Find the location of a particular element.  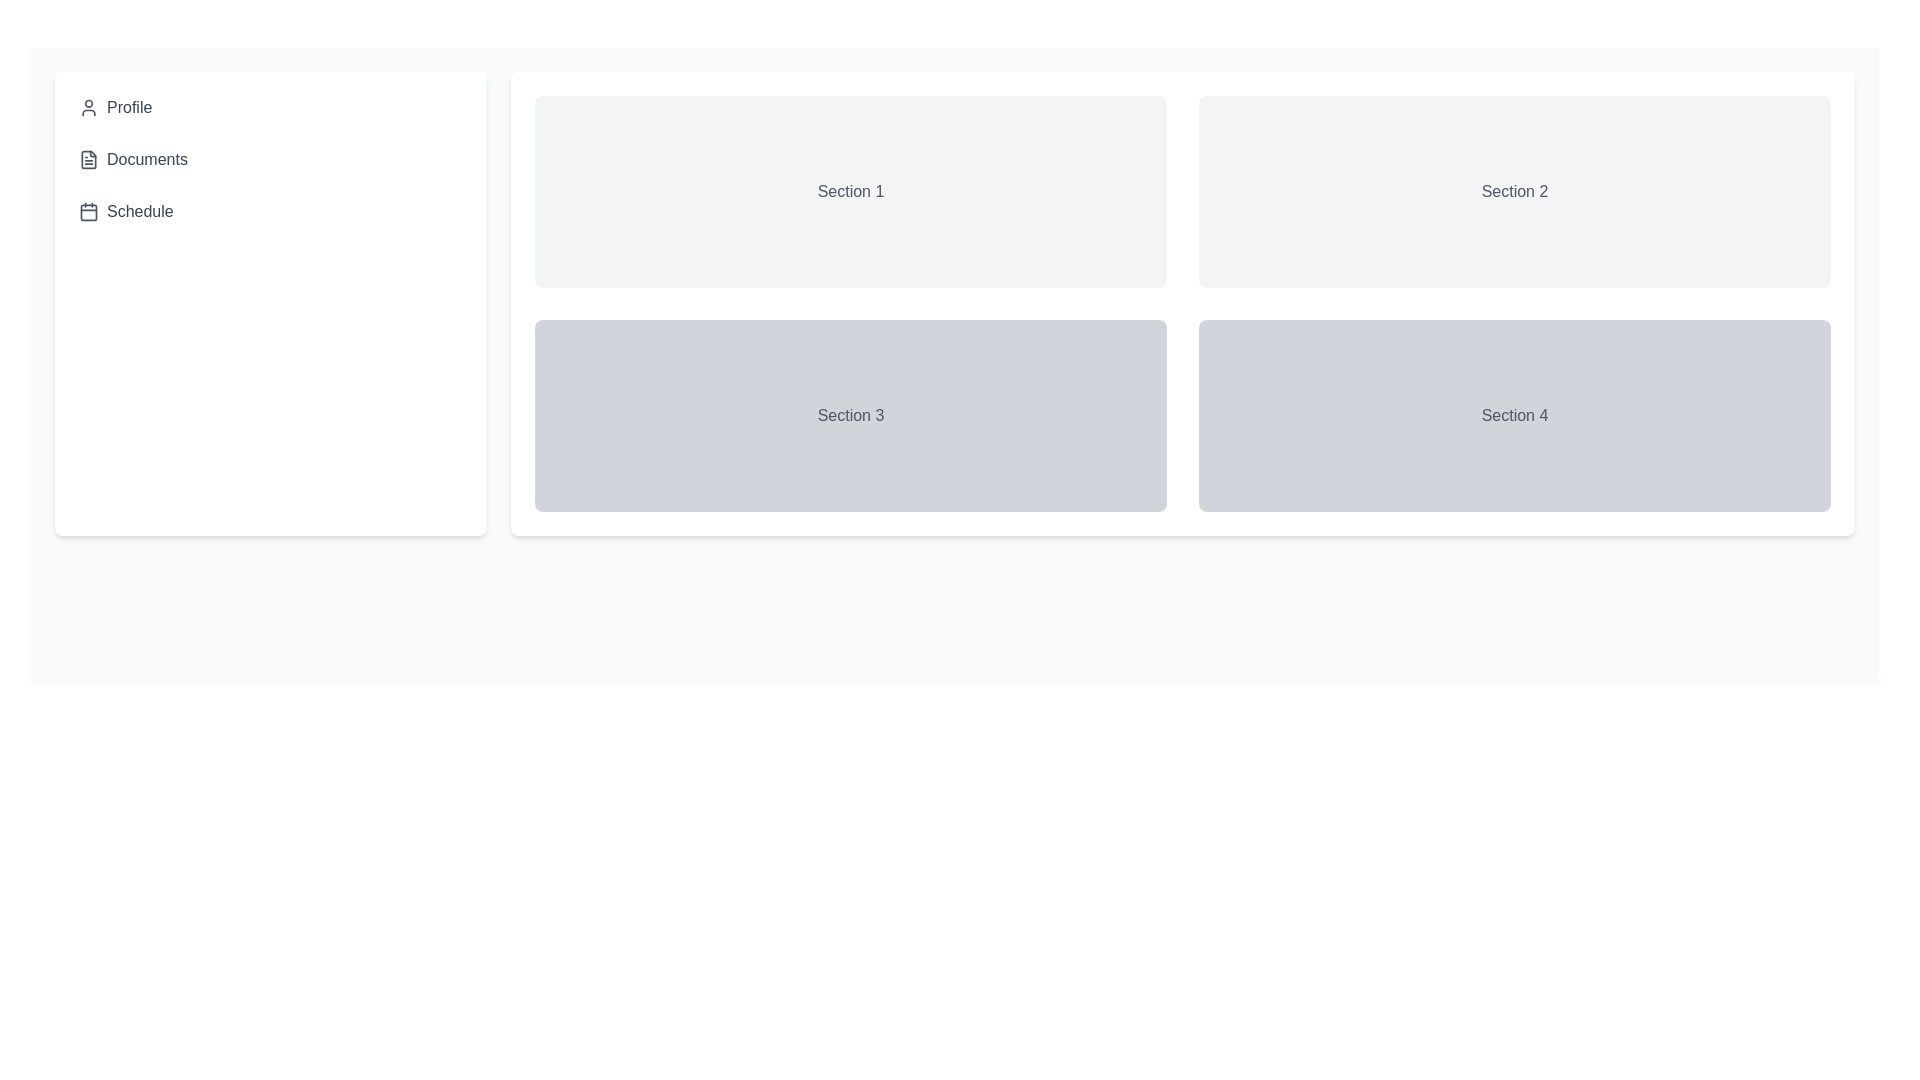

the 'Schedule' text label in the vertical menu list on the left sidebar is located at coordinates (139, 212).